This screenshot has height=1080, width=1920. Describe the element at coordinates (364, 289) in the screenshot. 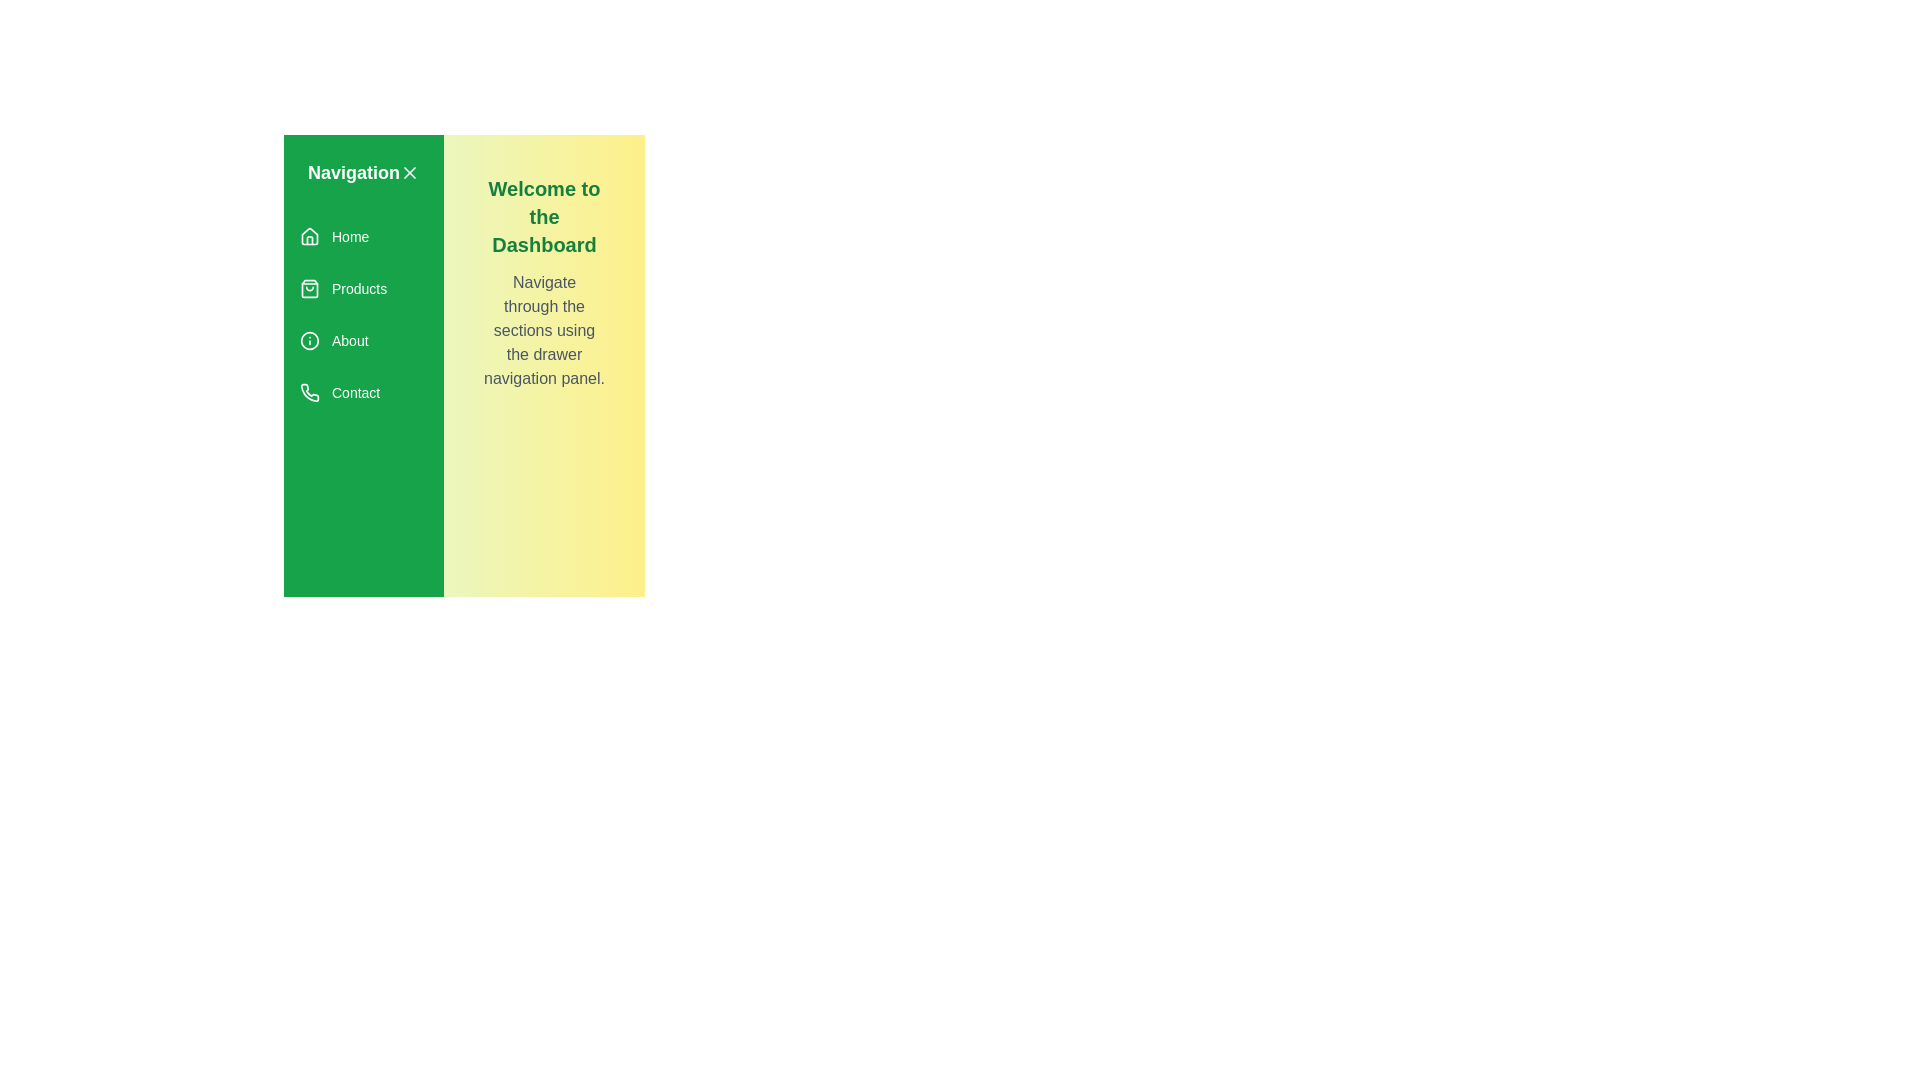

I see `the menu item Products to navigate to the corresponding section` at that location.